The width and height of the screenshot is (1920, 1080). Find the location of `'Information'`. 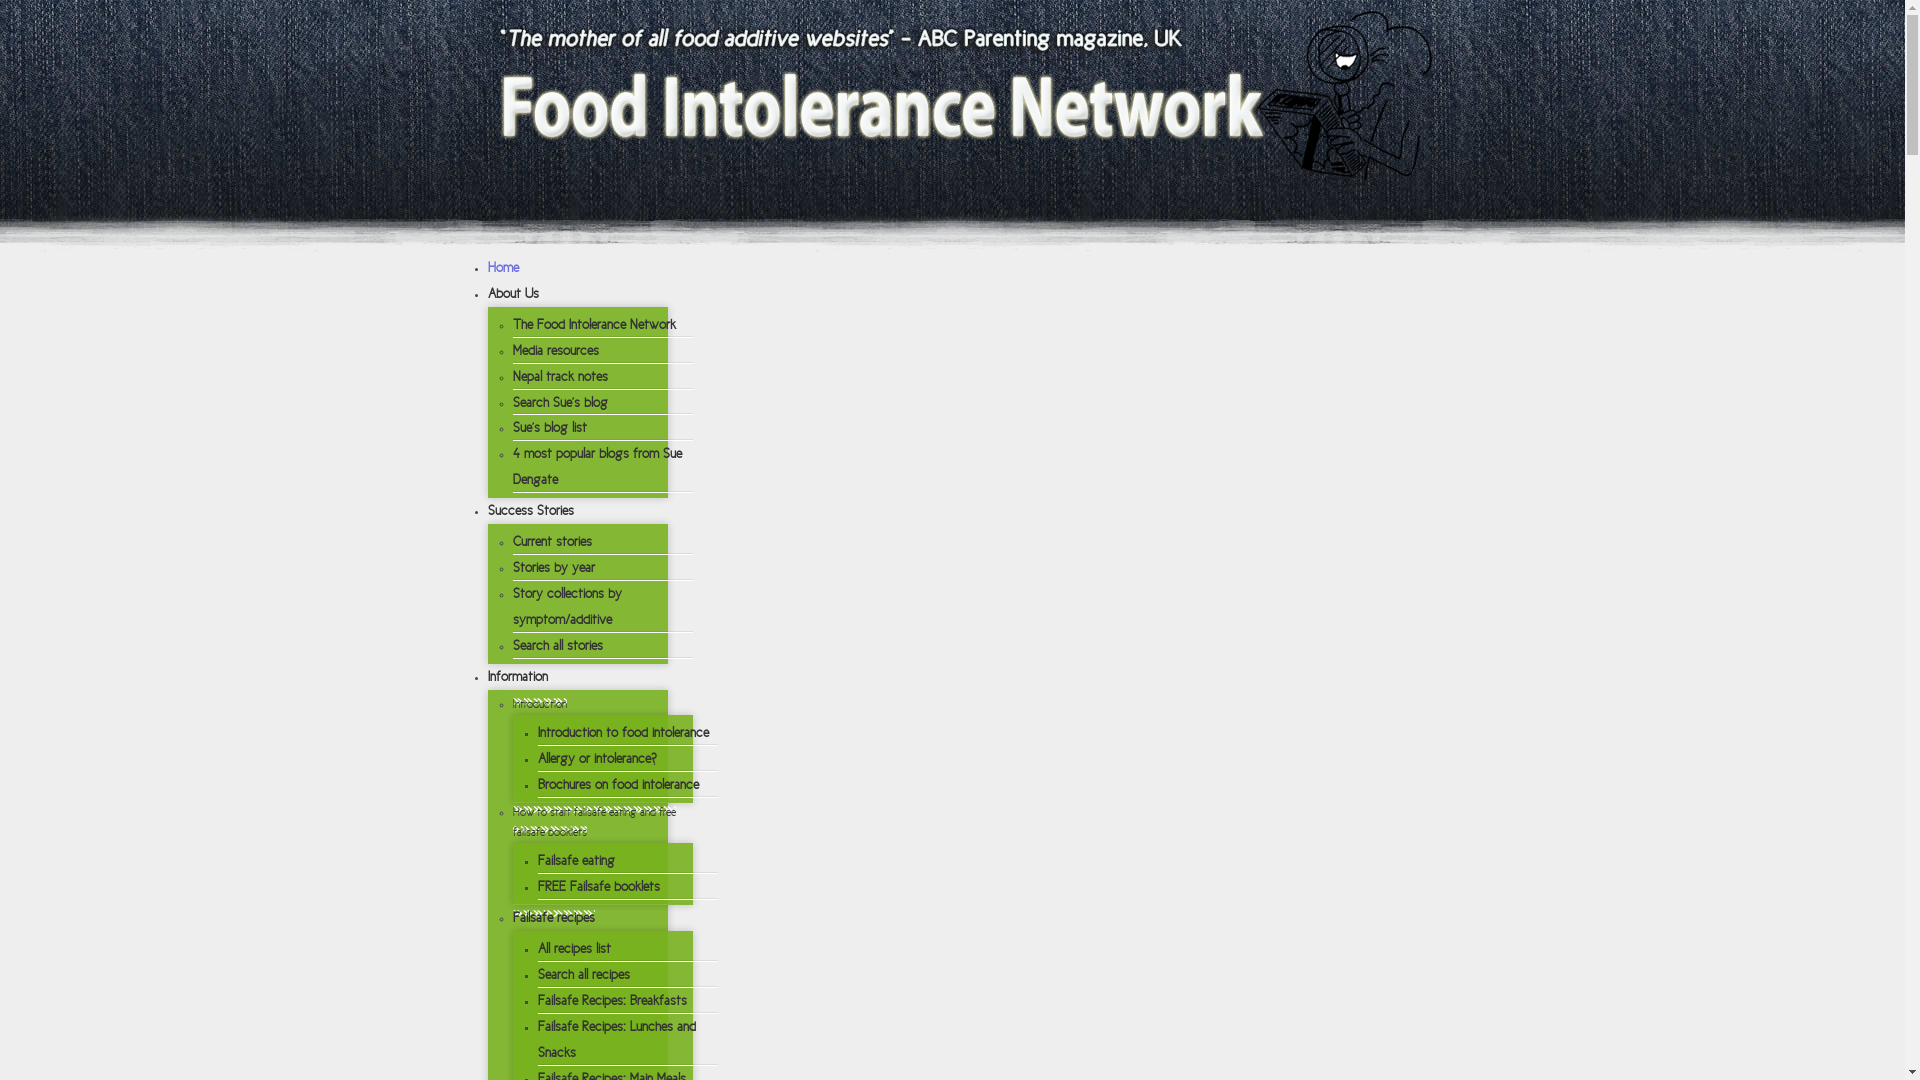

'Information' is located at coordinates (518, 675).